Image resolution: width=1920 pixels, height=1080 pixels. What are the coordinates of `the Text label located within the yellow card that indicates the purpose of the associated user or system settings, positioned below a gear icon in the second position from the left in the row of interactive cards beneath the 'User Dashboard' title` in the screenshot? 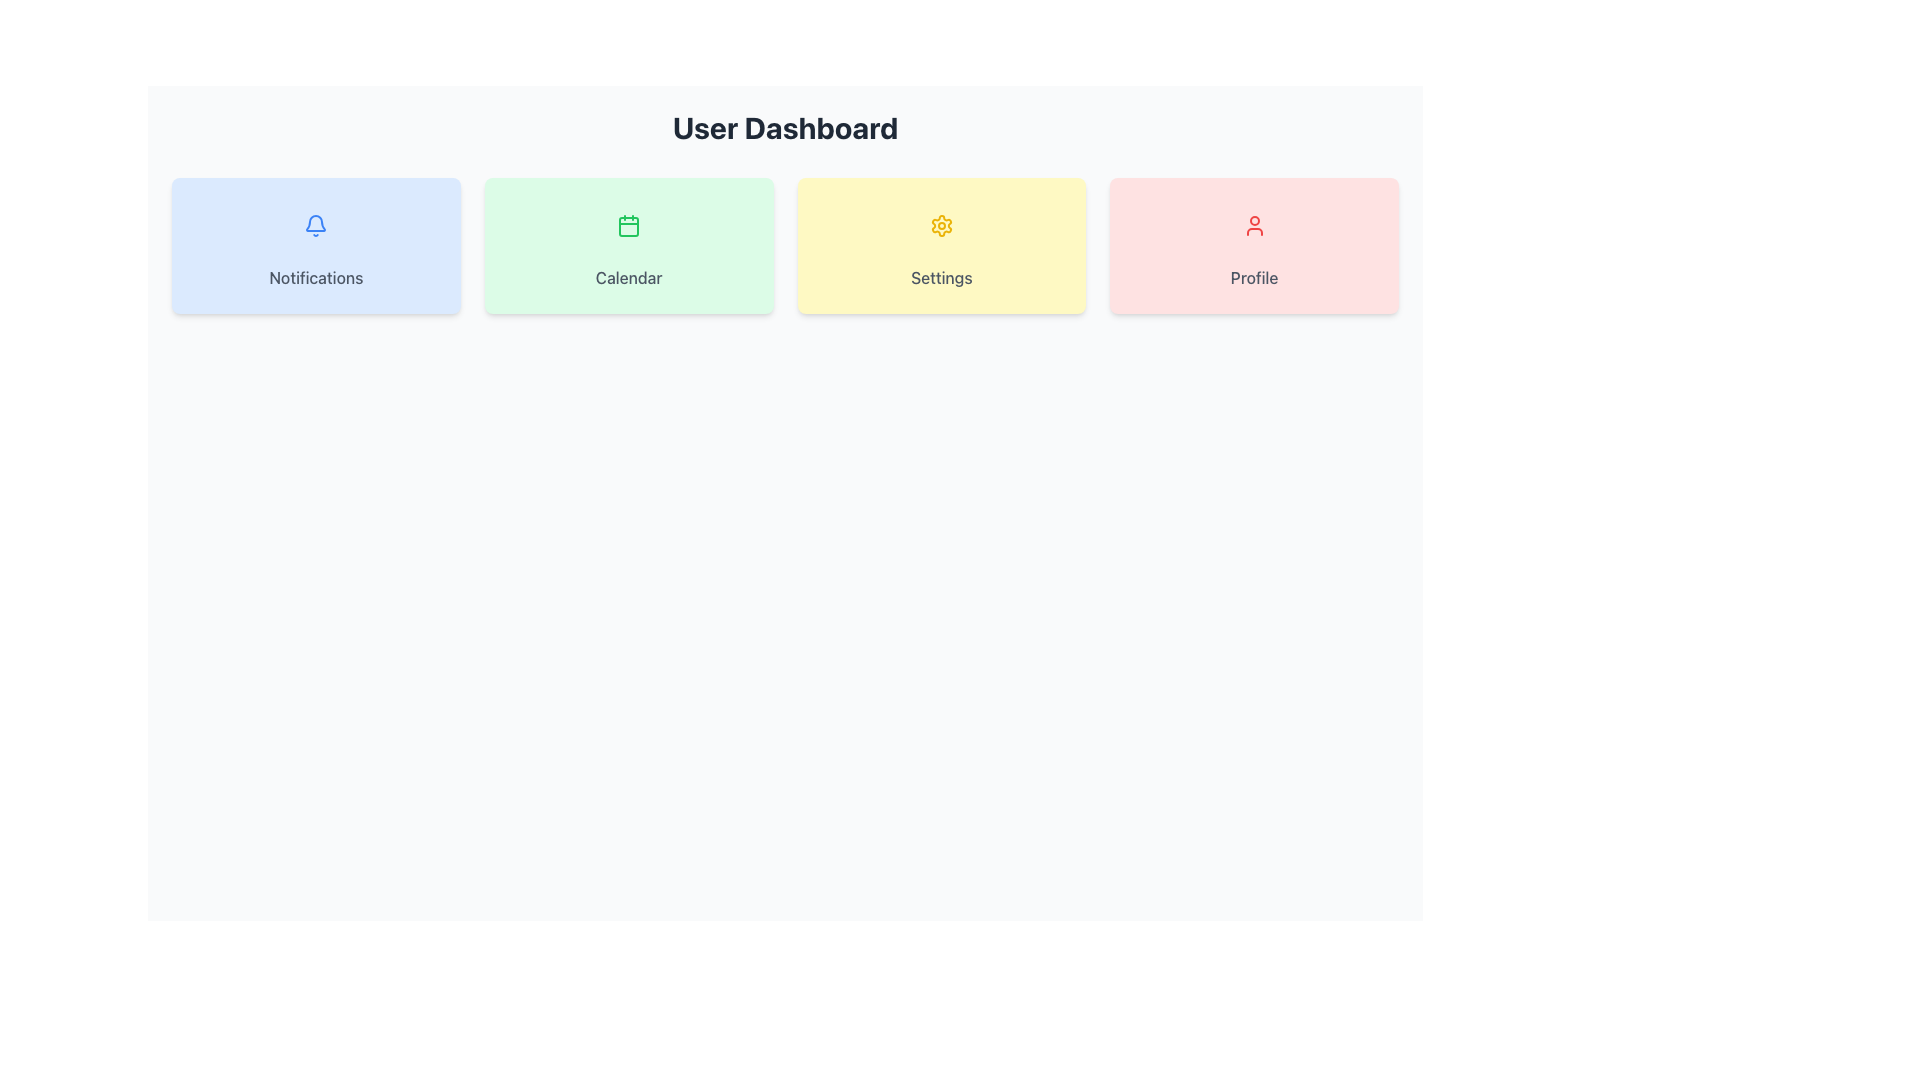 It's located at (940, 277).